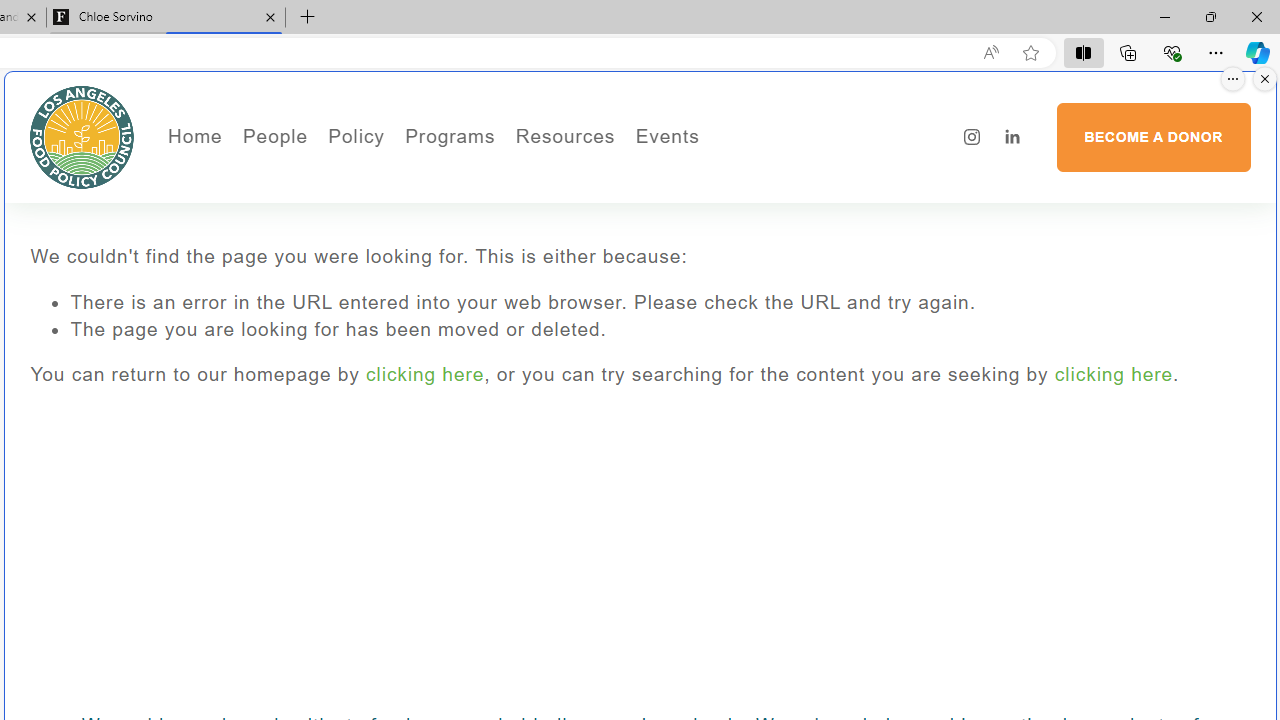  I want to click on 'BECOME A DONOR', so click(1153, 136).